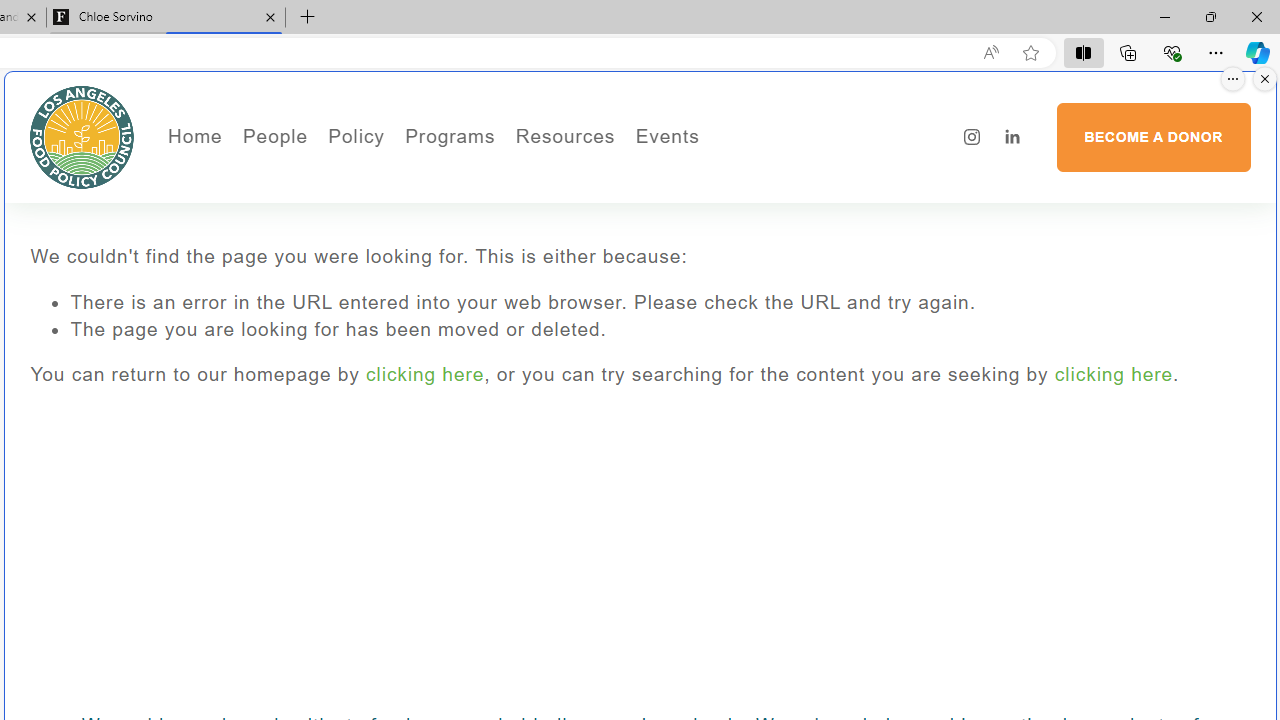  I want to click on 'BECOME A DONOR', so click(1153, 136).